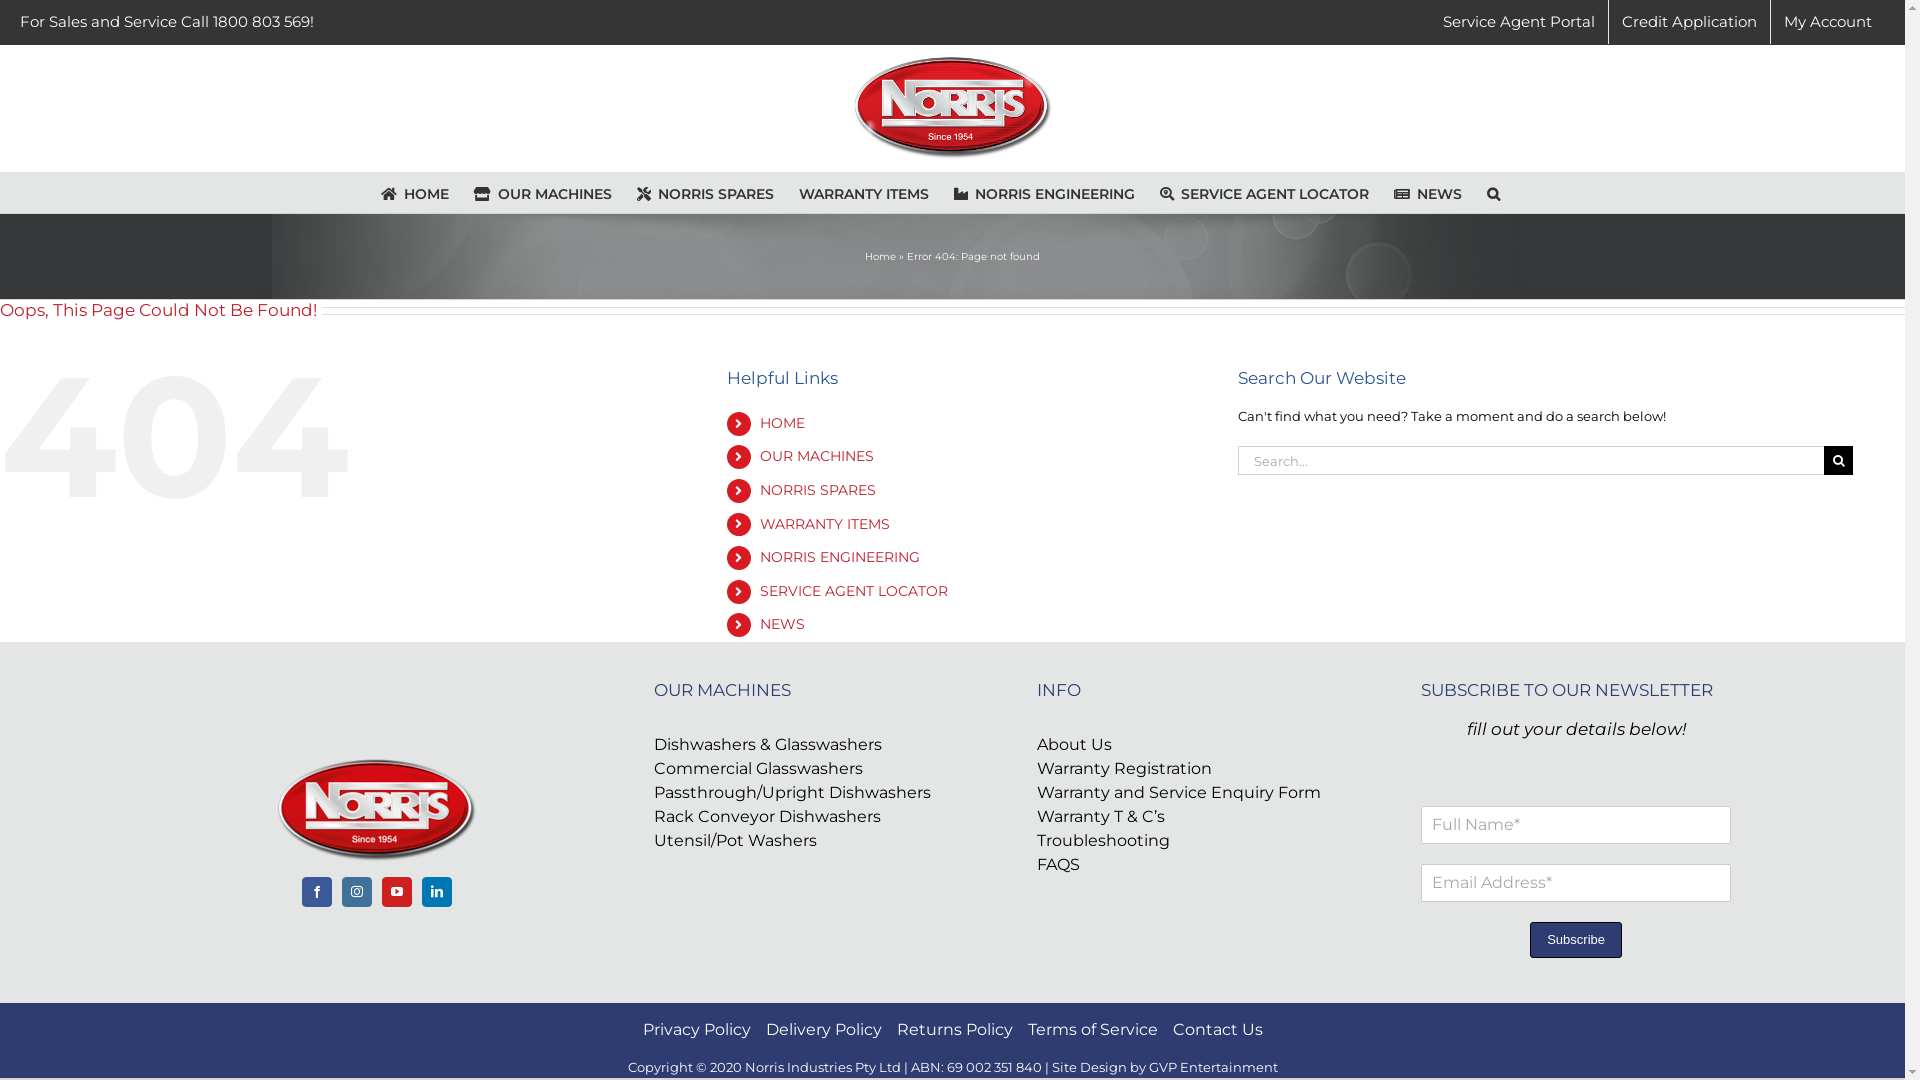 The height and width of the screenshot is (1080, 1920). What do you see at coordinates (1191, 792) in the screenshot?
I see `'Warranty and Service Enquiry Form'` at bounding box center [1191, 792].